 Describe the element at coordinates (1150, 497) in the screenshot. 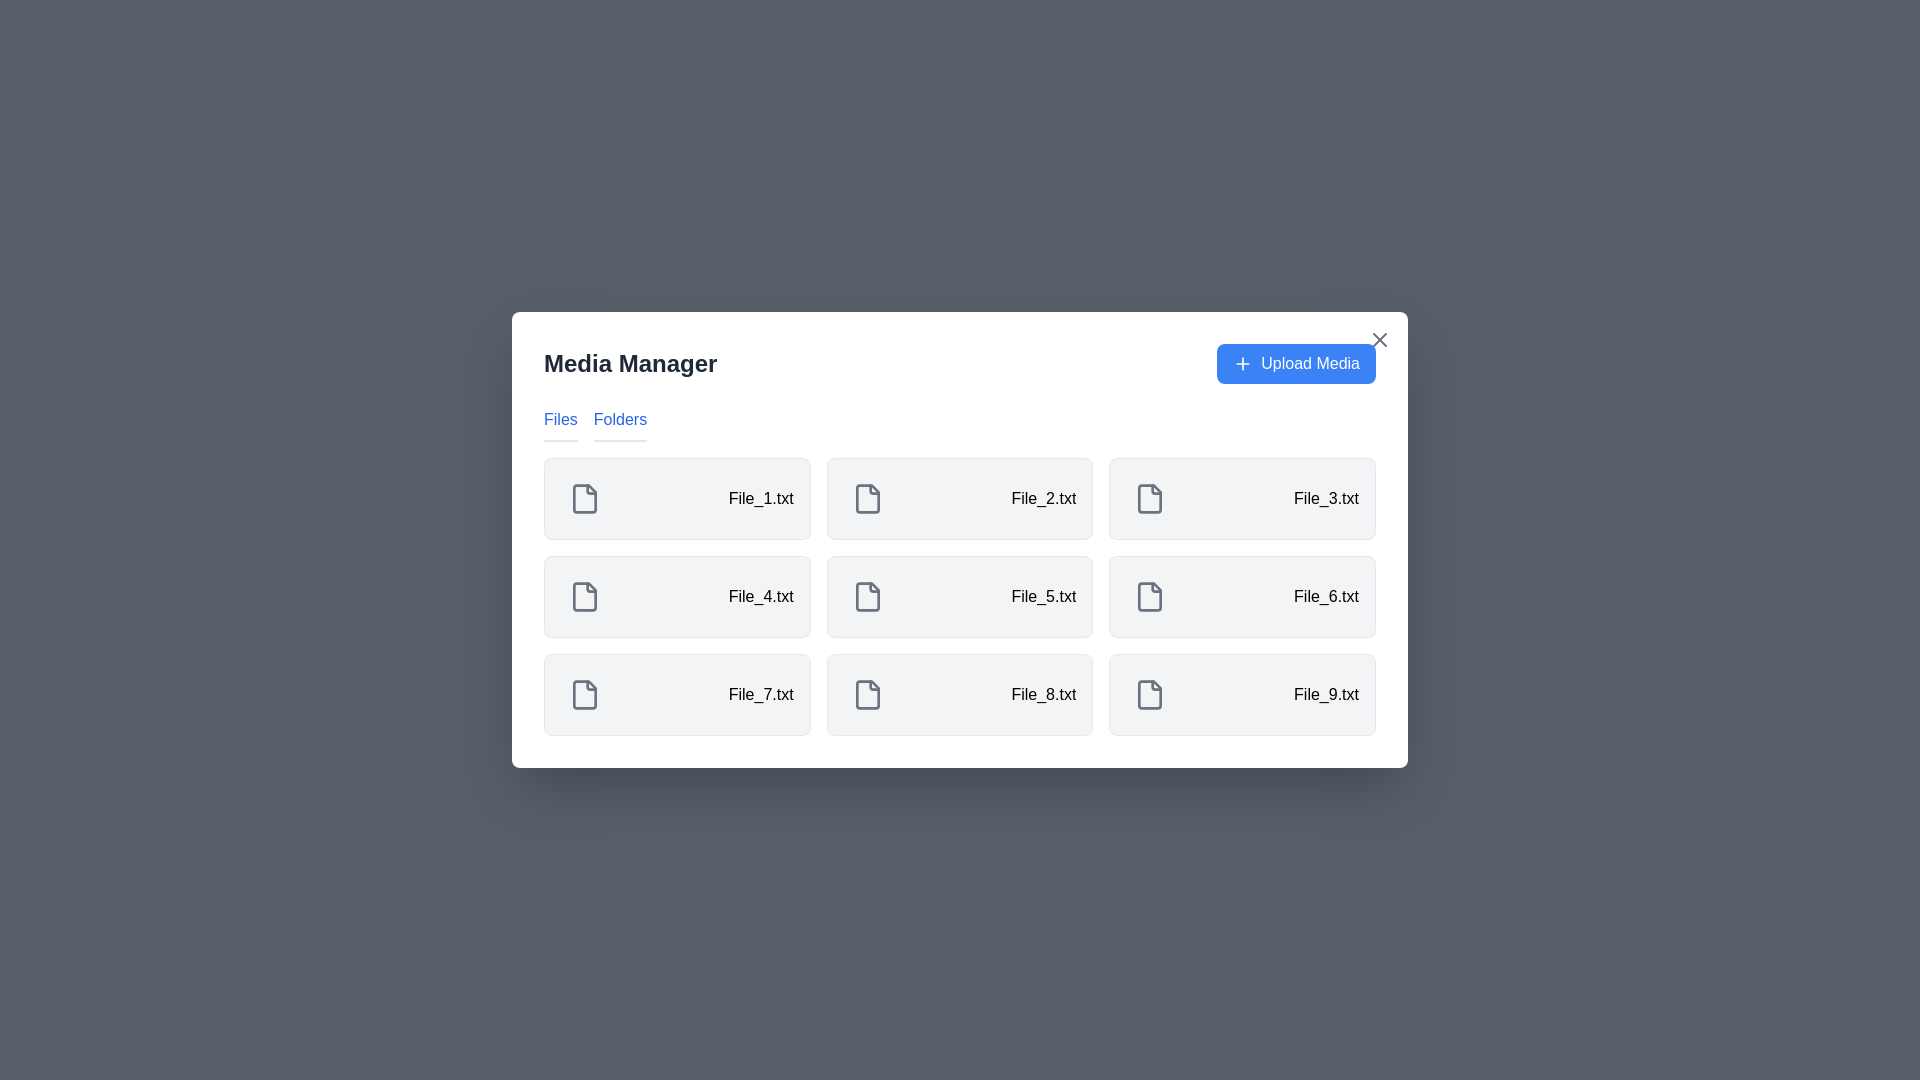

I see `the gray document icon located in the top row of the 3x3 grid layout within the 'Media Manager' interface, specifically the third item from the left, which is part of a file preview grouping` at that location.